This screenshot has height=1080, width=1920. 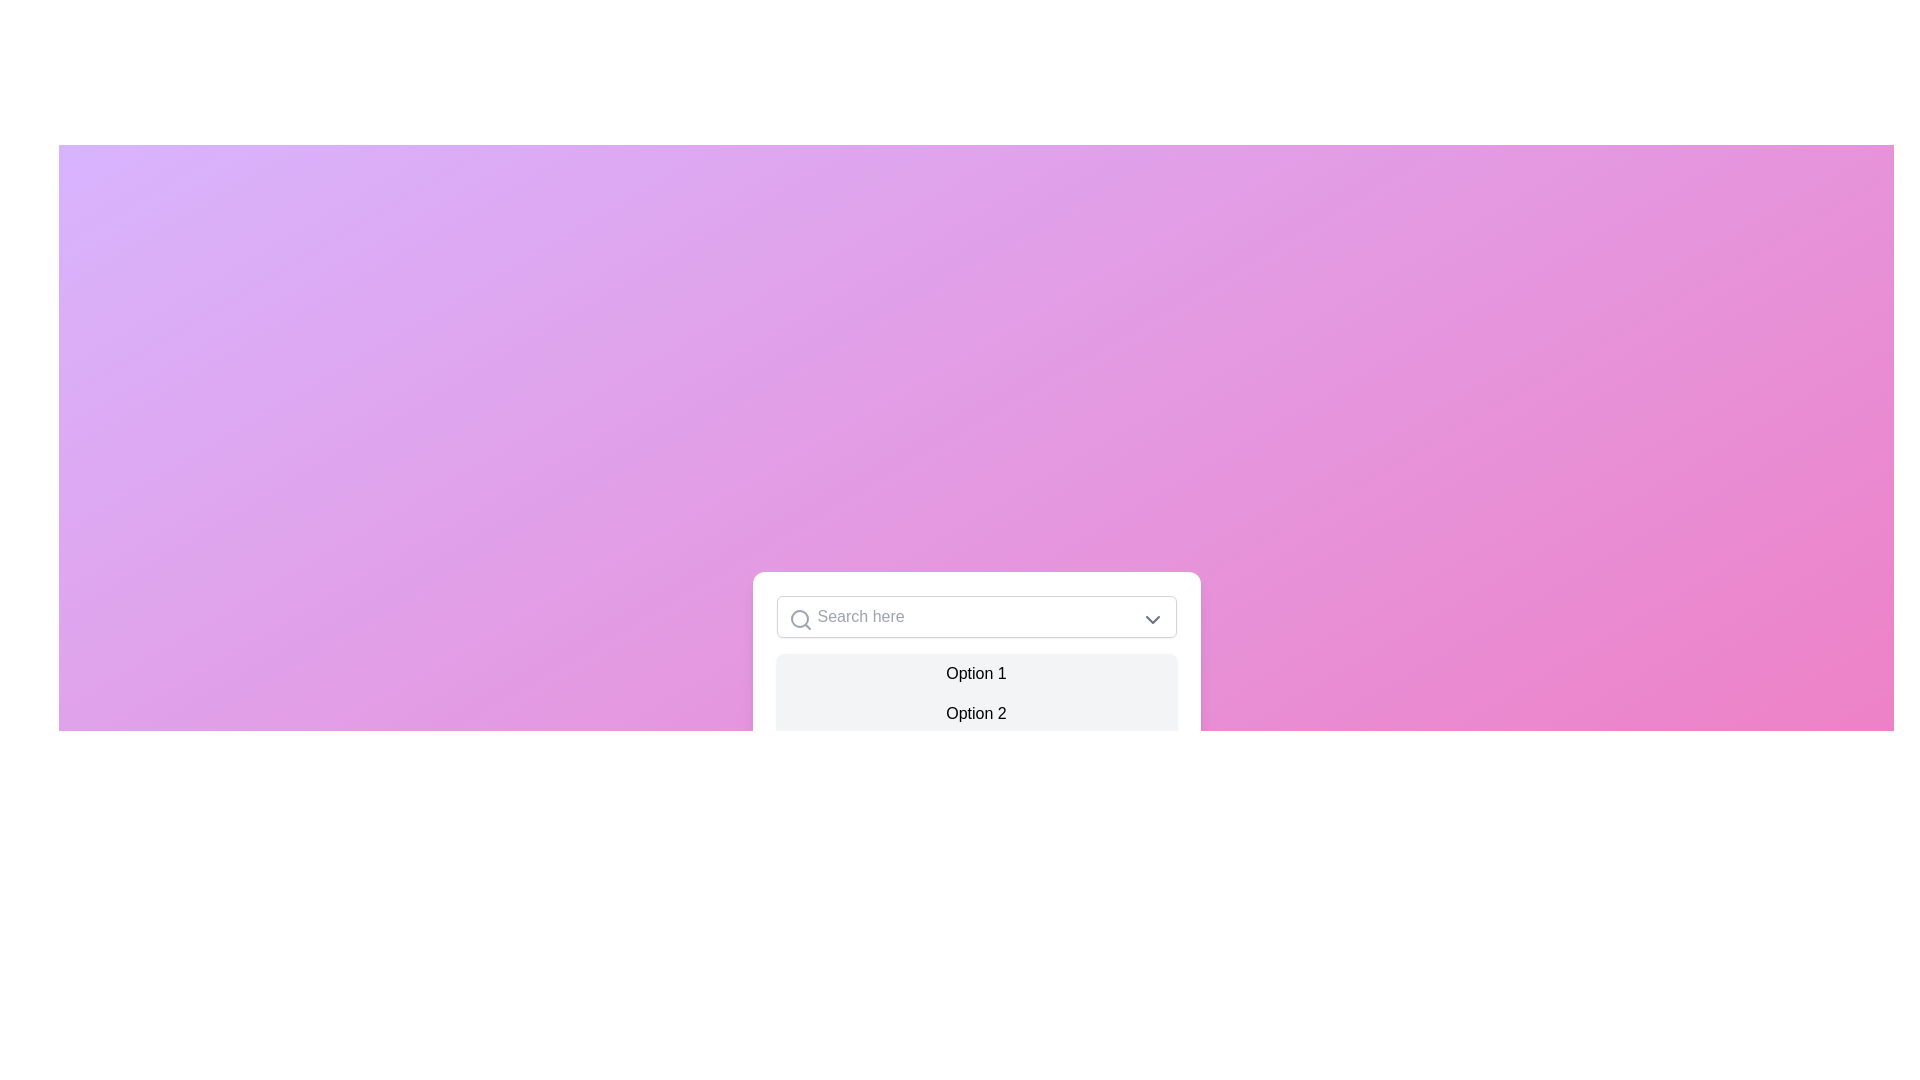 I want to click on the decorative search icon located in the top-left corner of the search input field, which is positioned to the left of the placeholder text 'Search here', so click(x=800, y=619).